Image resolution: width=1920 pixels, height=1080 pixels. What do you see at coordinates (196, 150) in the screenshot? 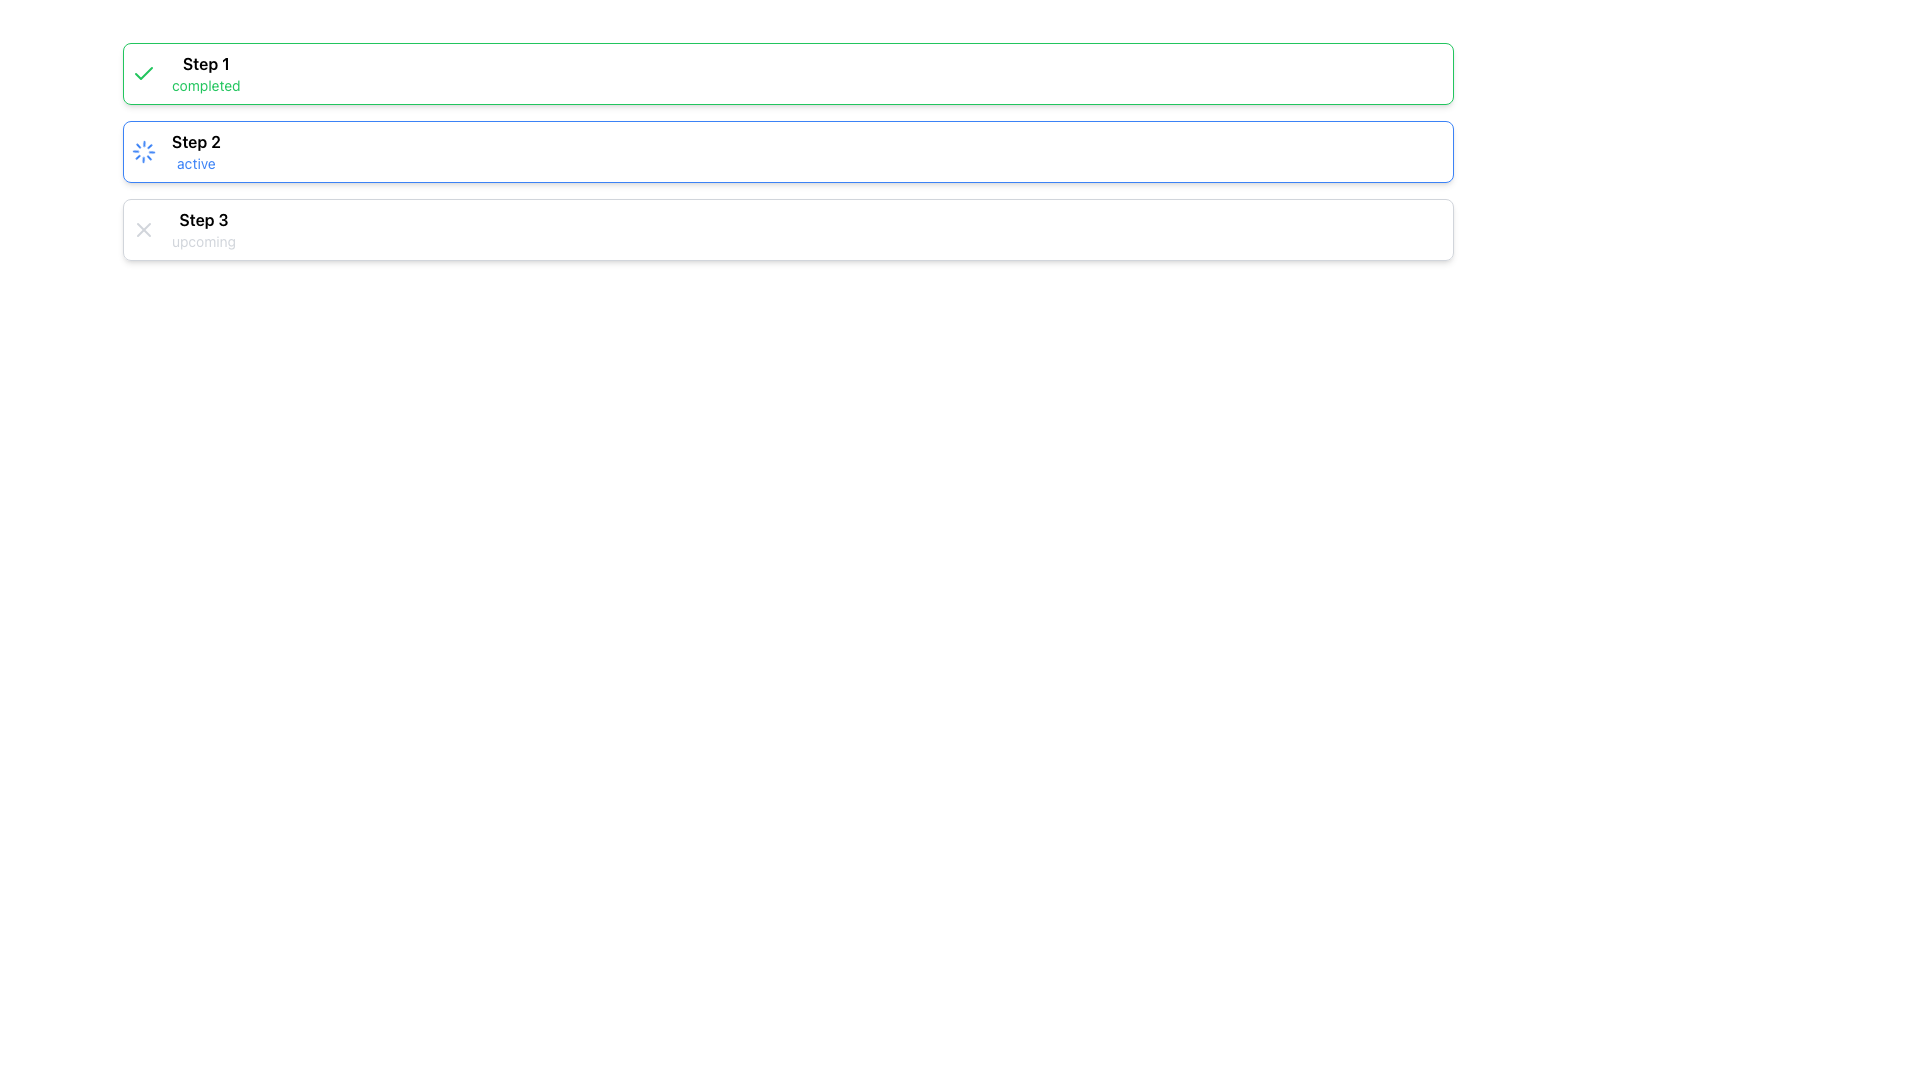
I see `the active Text-based display component labeled 'Step 2' to interact with it` at bounding box center [196, 150].